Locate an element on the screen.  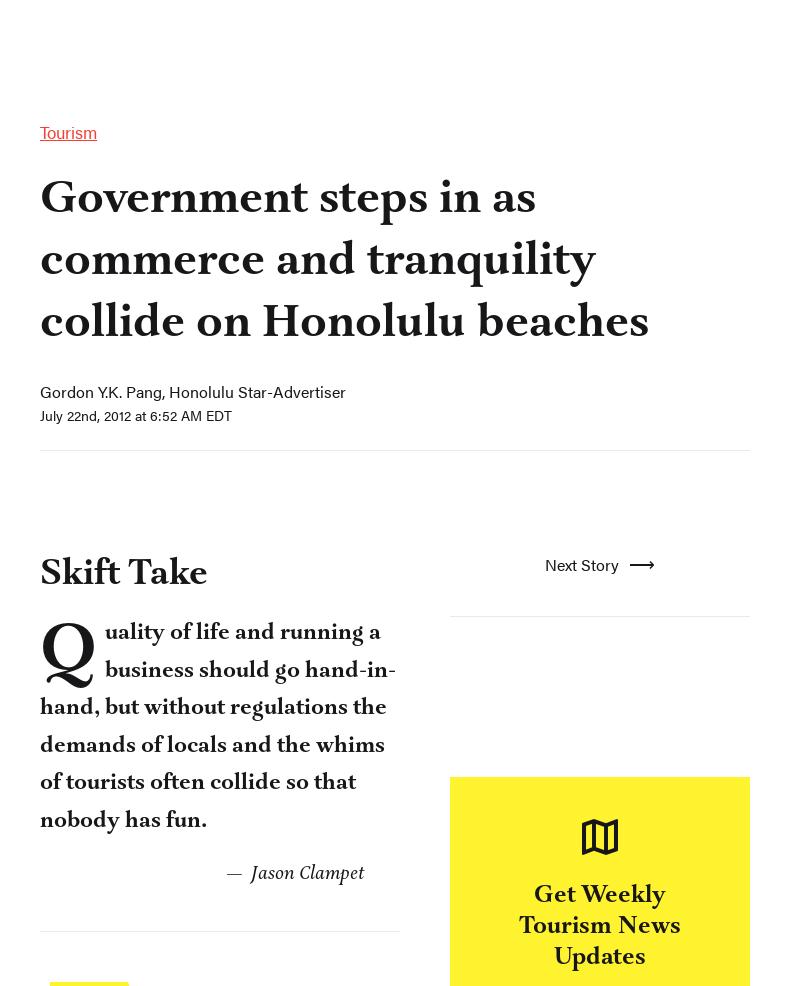
'Have a confidential tip for Skift?' is located at coordinates (159, 625).